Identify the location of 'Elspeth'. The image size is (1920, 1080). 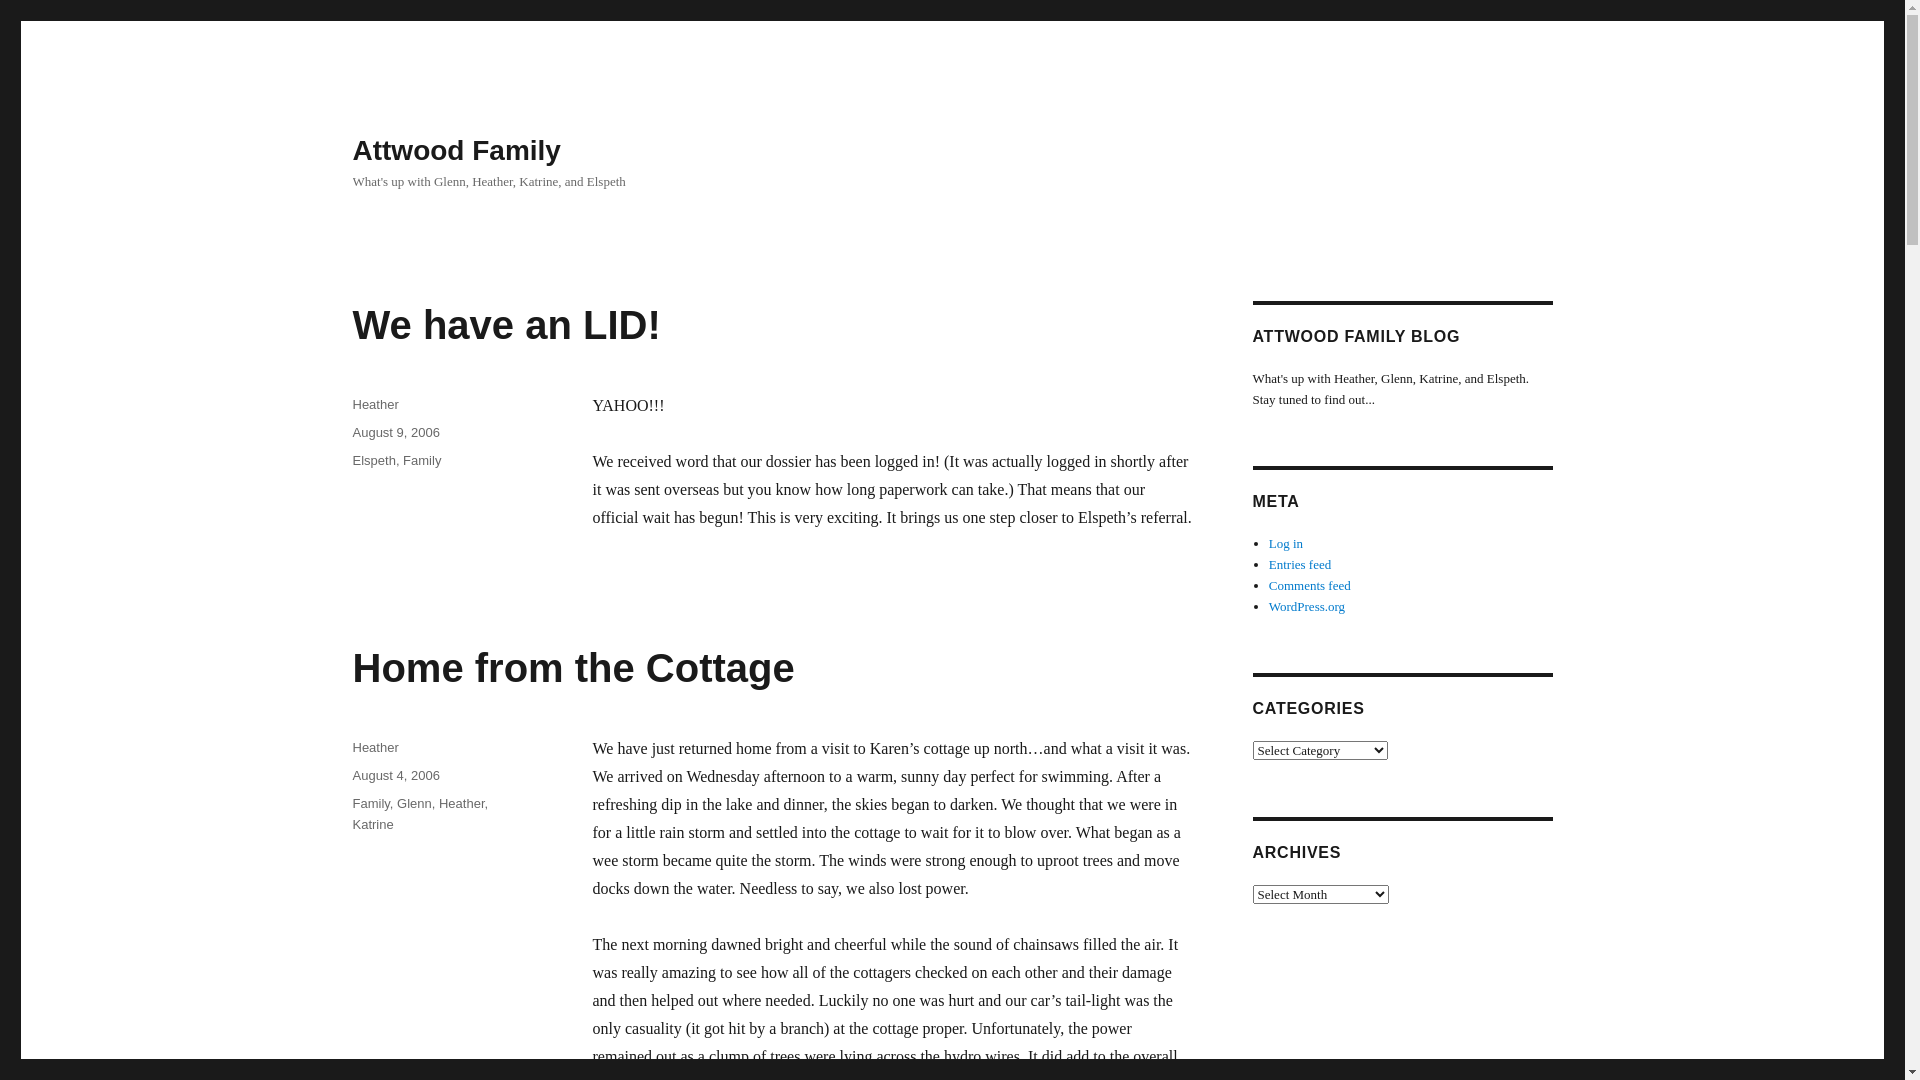
(351, 460).